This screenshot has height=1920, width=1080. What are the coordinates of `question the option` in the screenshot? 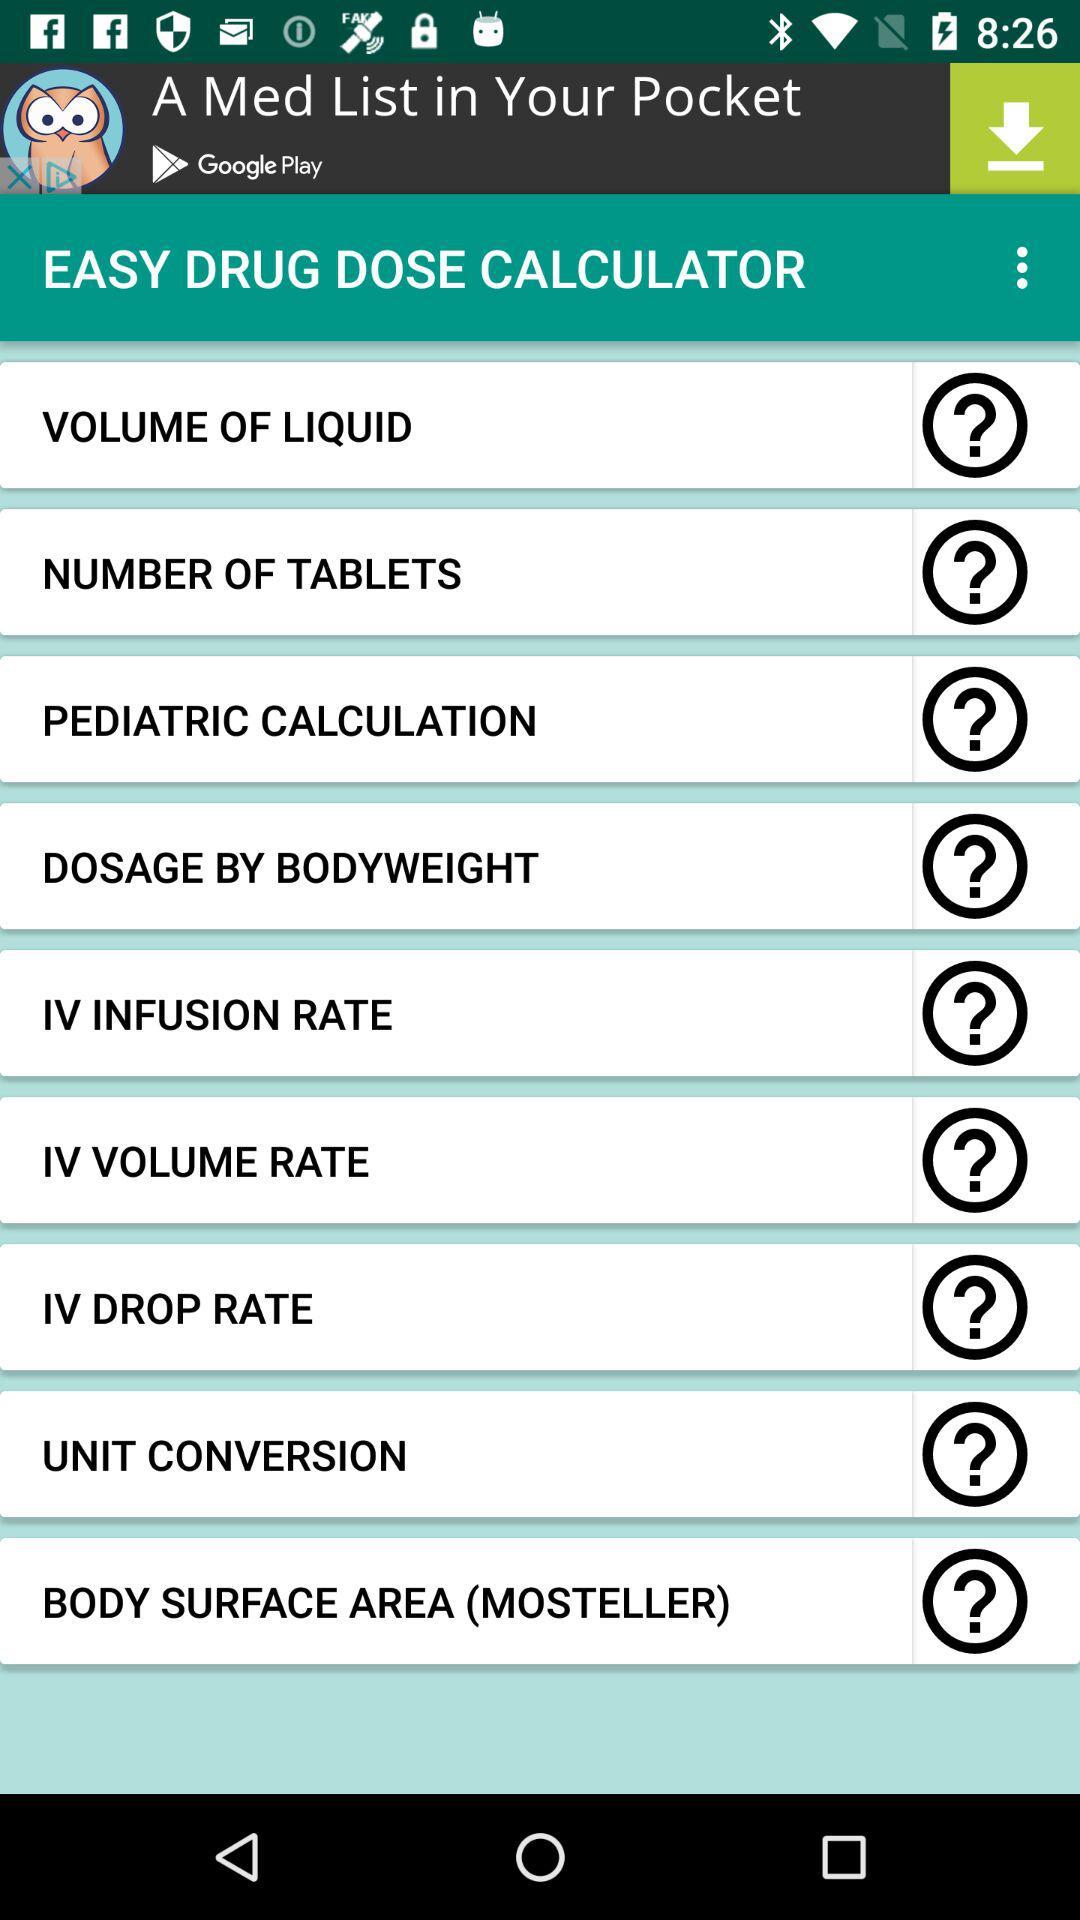 It's located at (974, 1307).